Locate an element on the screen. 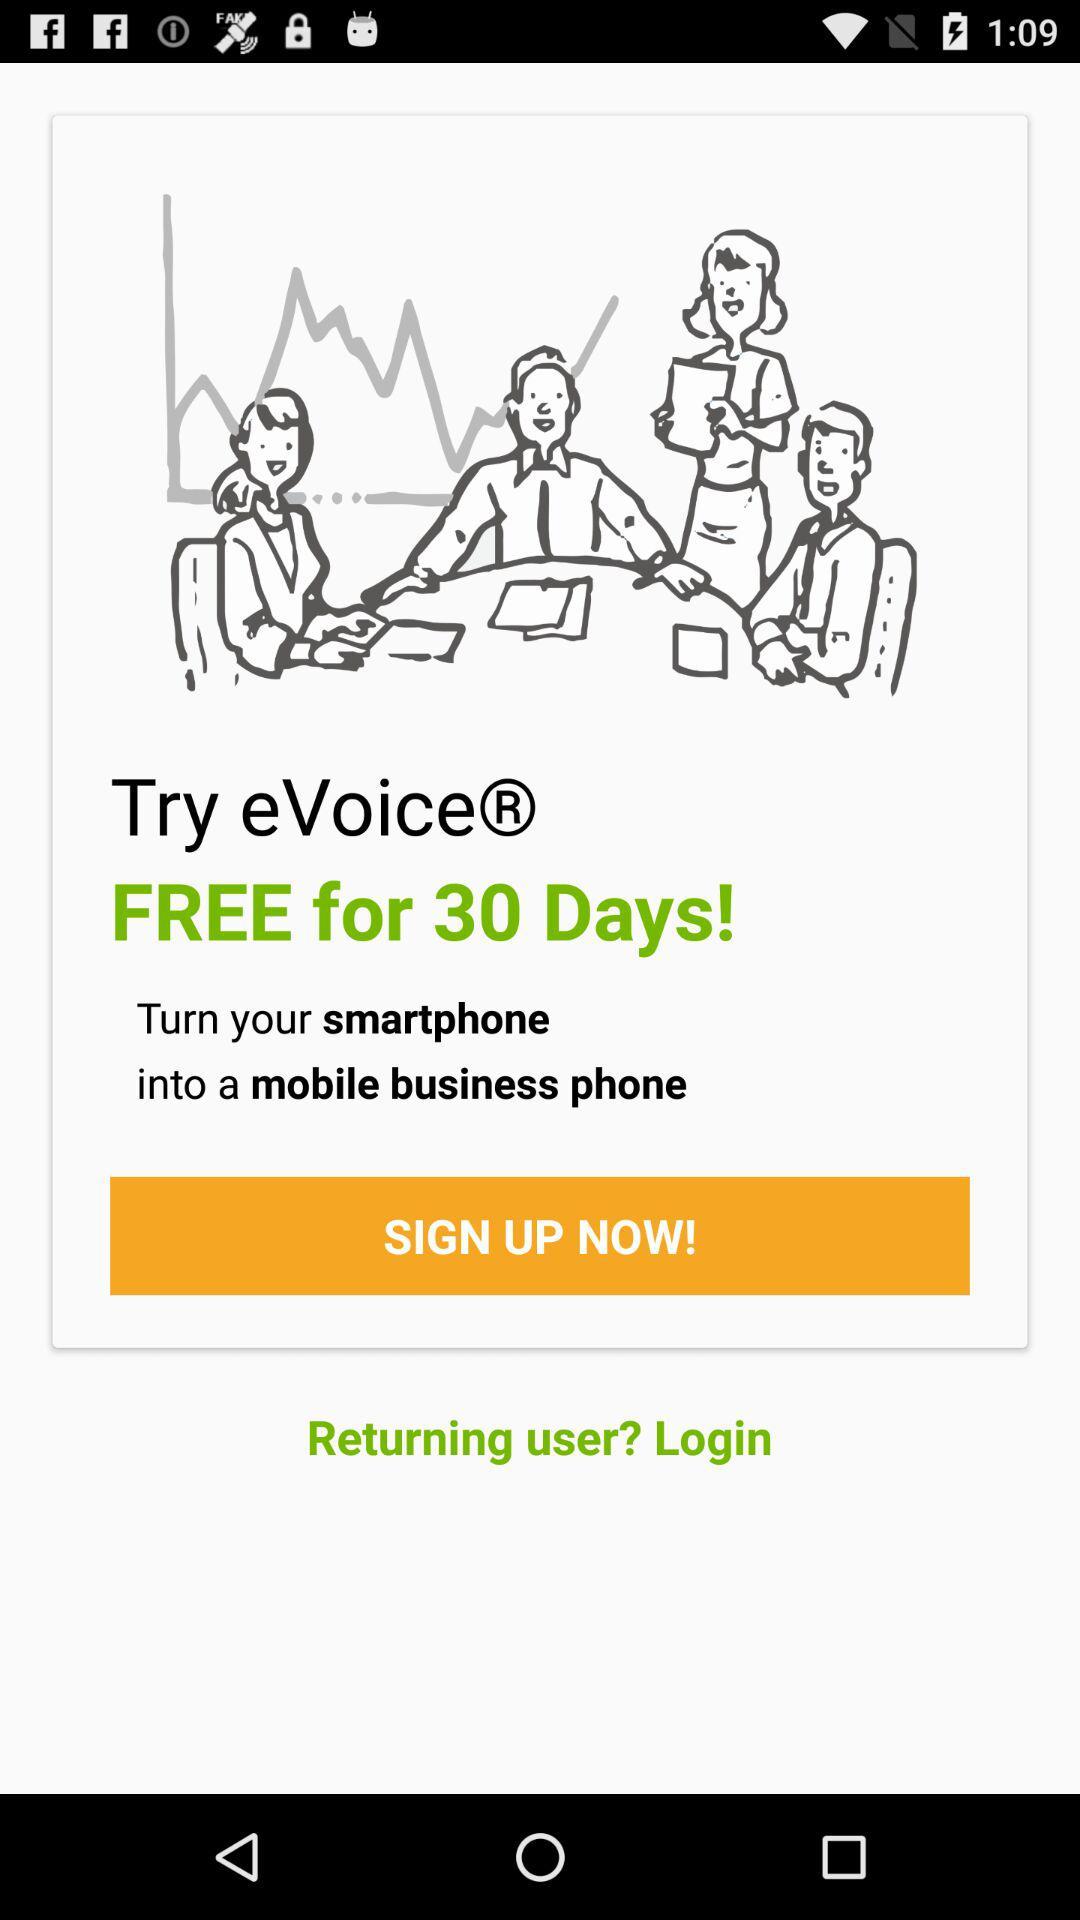  the item below the sign up now! item is located at coordinates (538, 1435).